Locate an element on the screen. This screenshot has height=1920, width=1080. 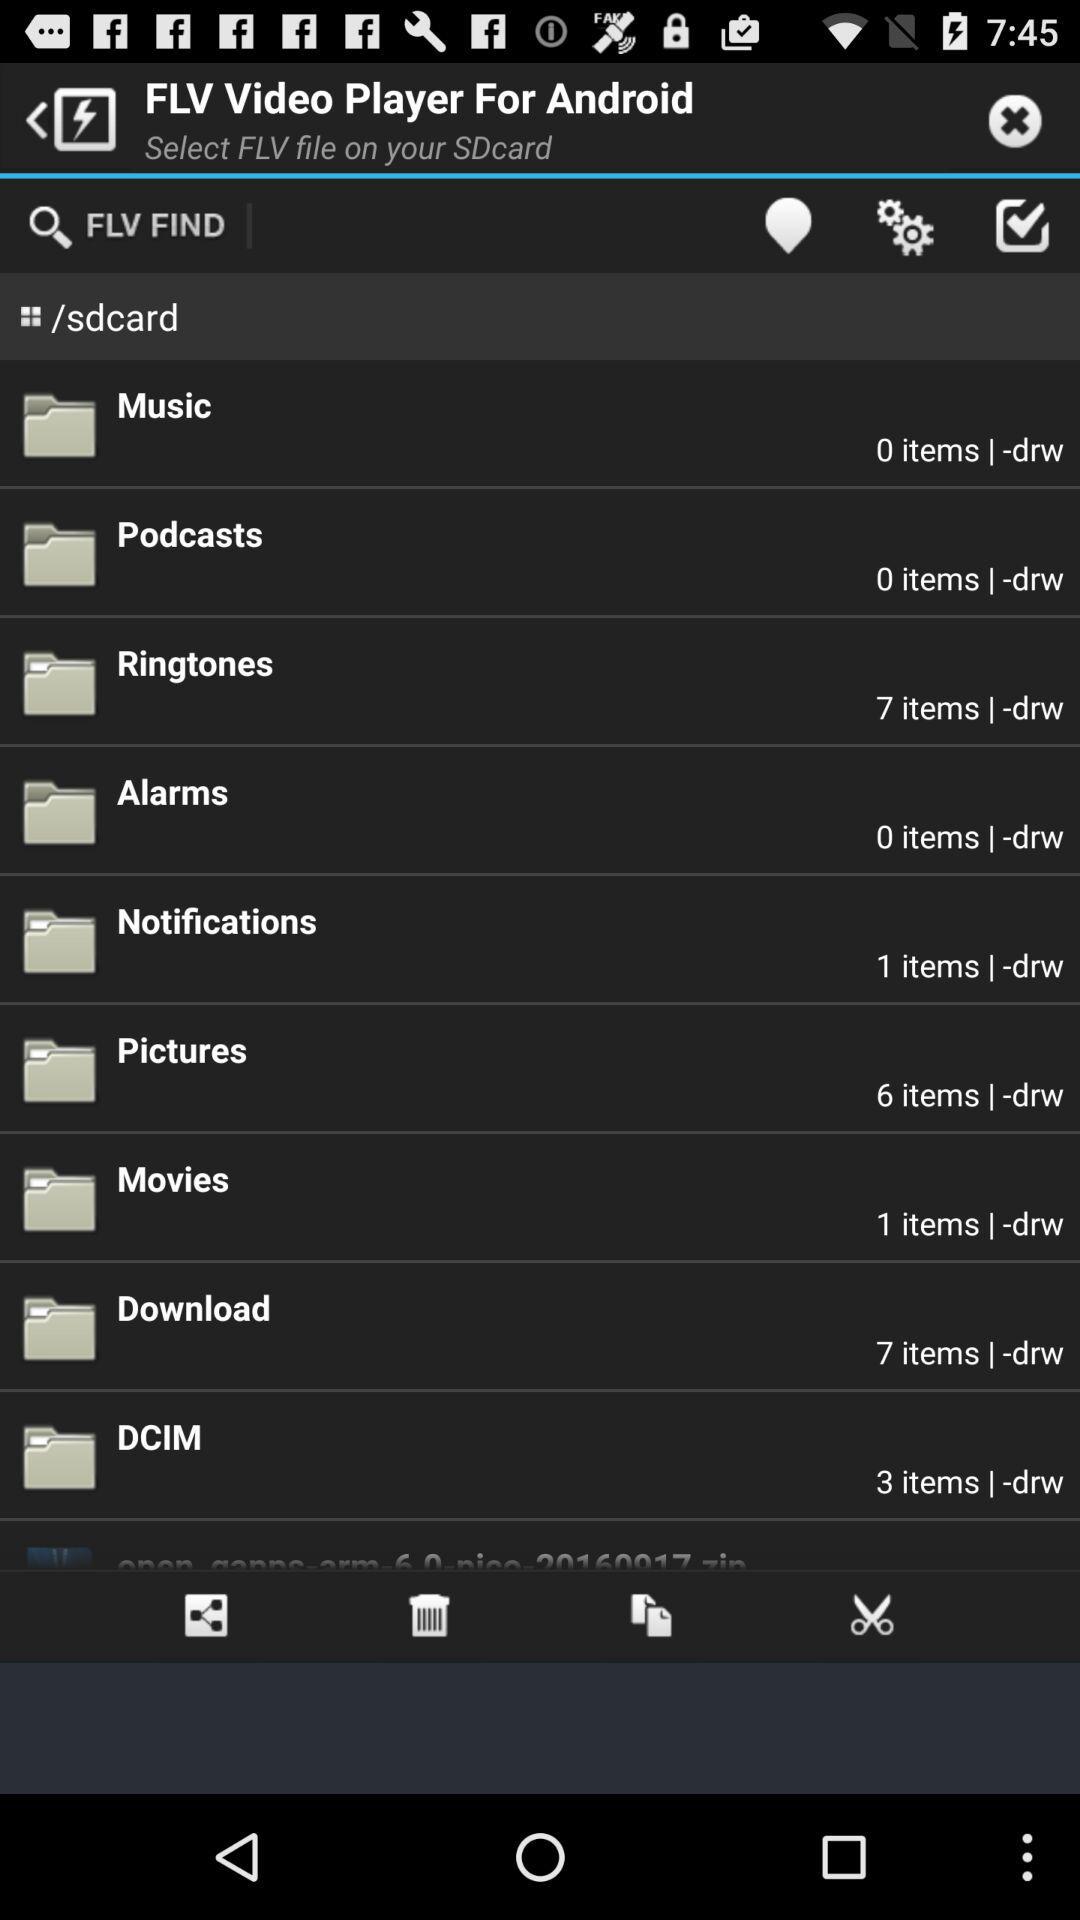
the delete icon is located at coordinates (427, 1728).